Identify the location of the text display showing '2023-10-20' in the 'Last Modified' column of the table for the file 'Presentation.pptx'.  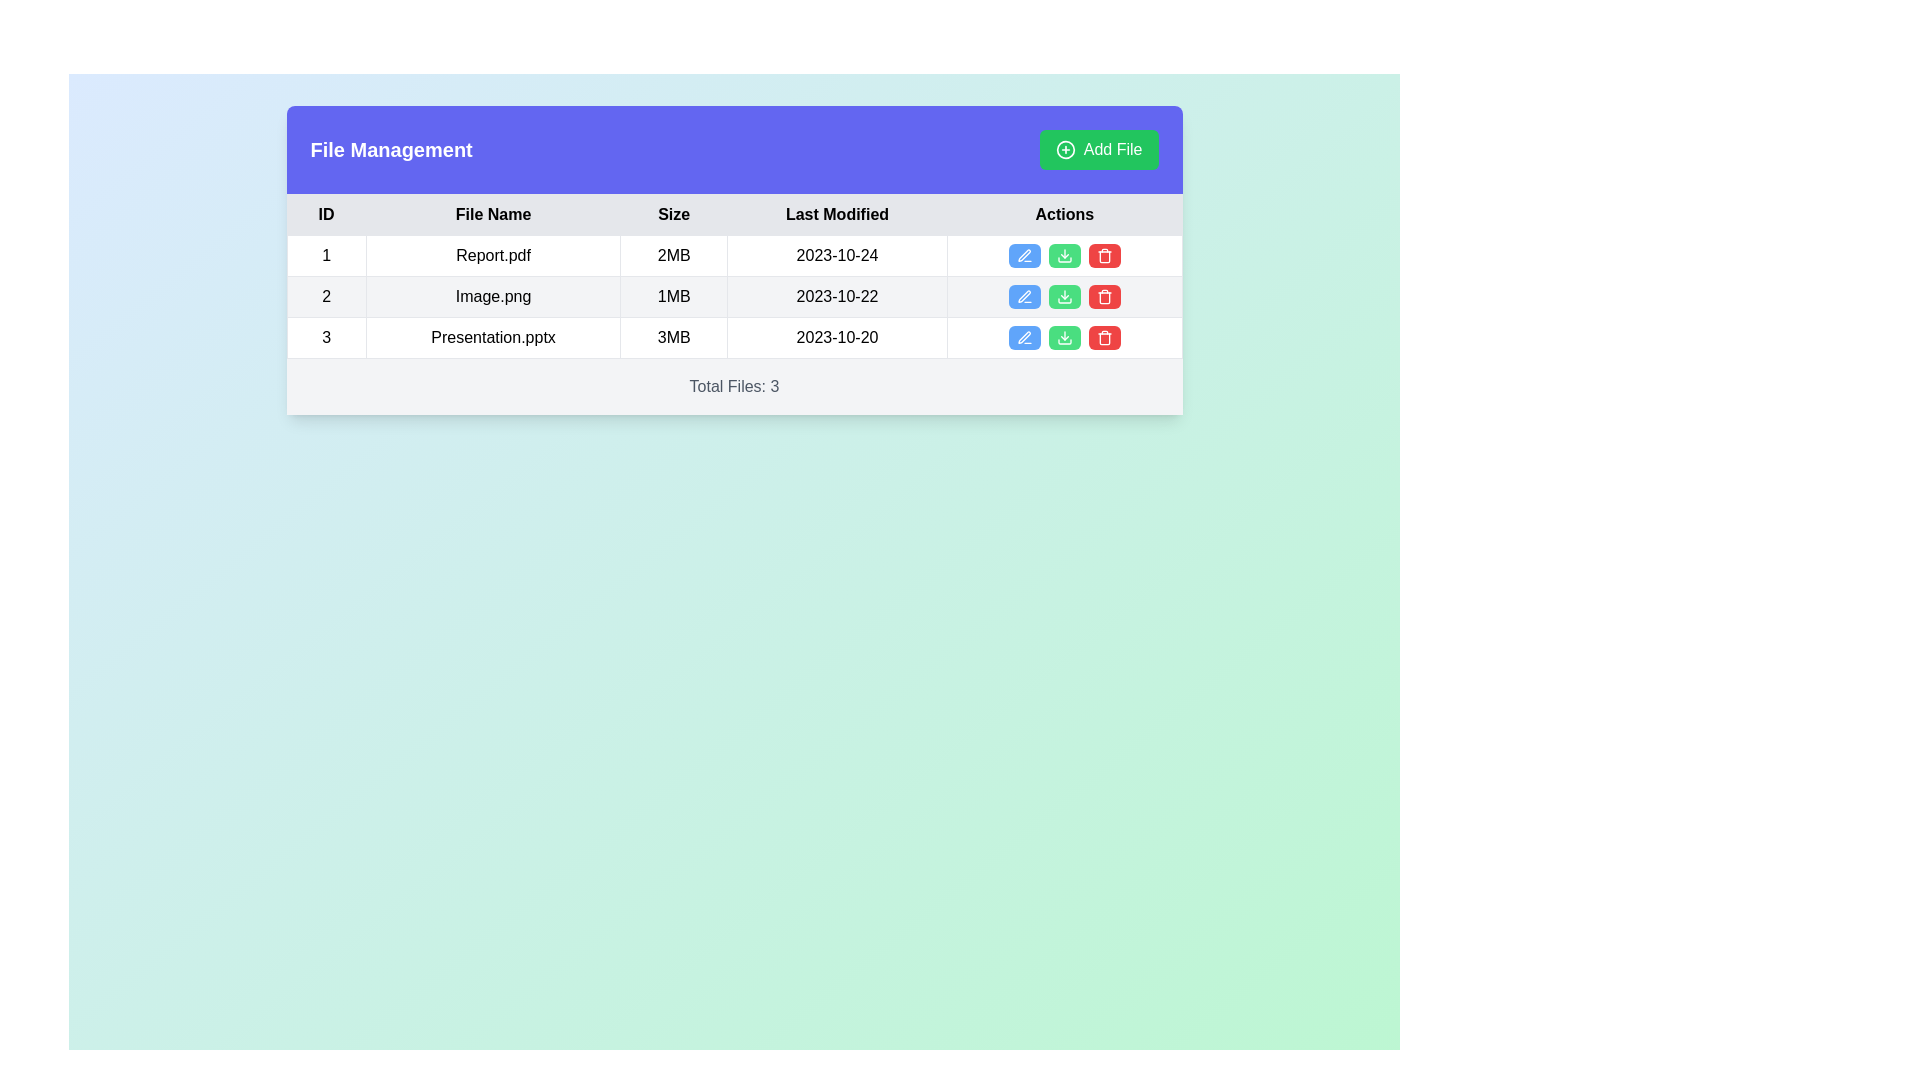
(837, 337).